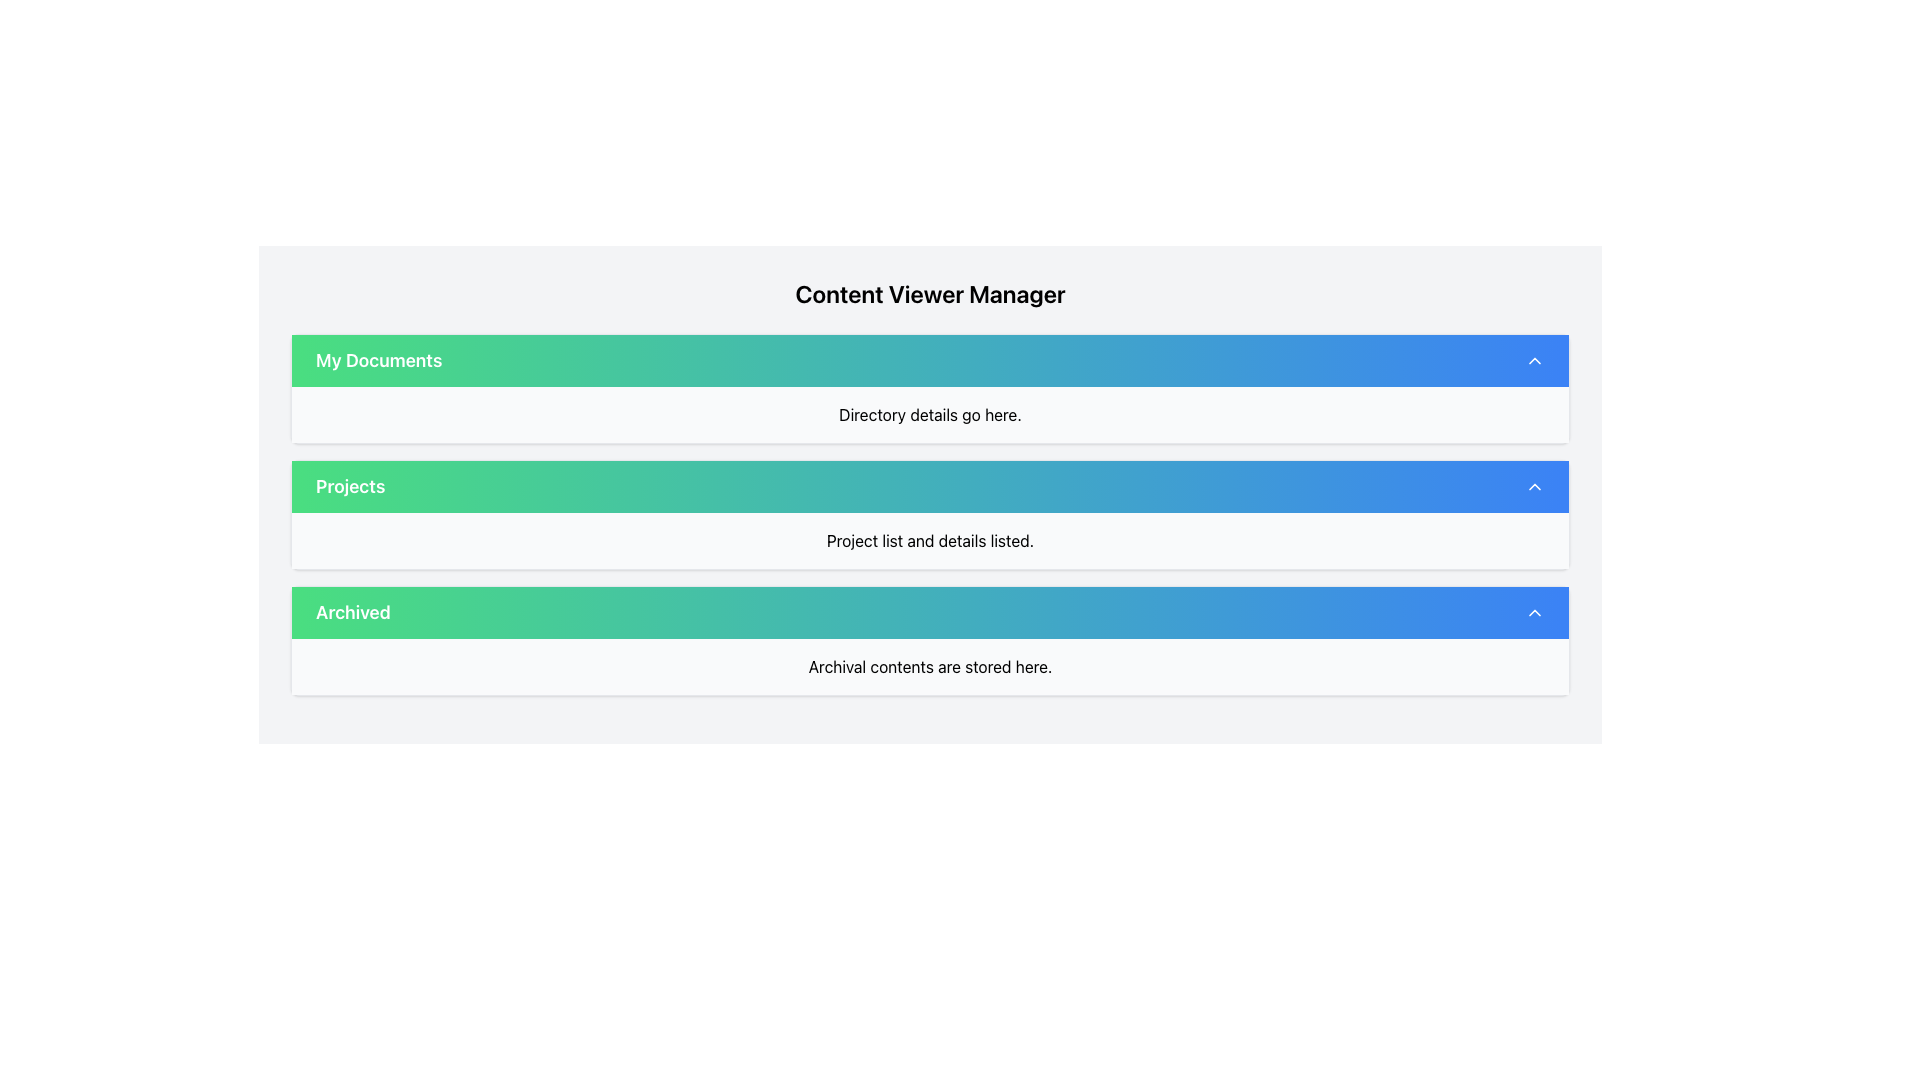  I want to click on the static text label in the 'My Documents' section, which serves as an informational placeholder and is centrally located within the topmost section of the layout, so click(929, 414).